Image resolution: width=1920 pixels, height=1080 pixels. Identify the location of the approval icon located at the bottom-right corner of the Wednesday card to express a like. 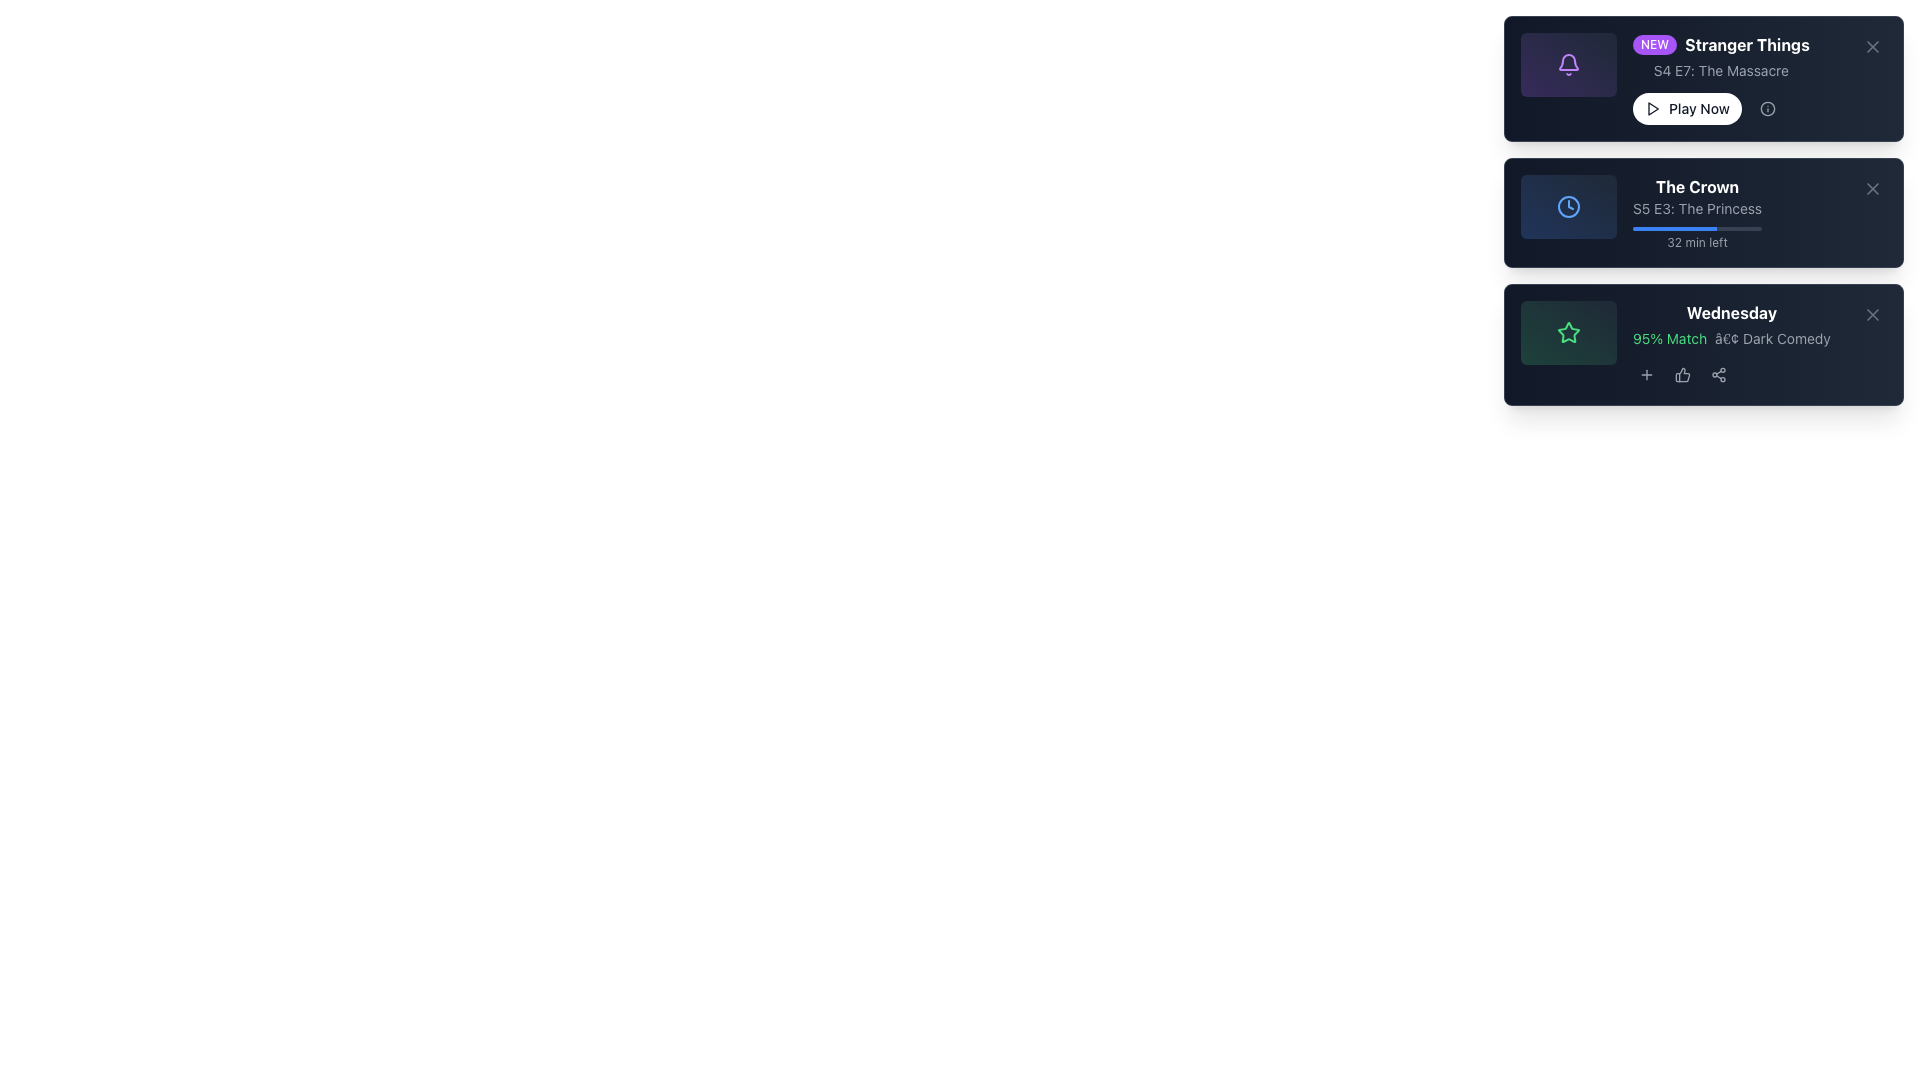
(1682, 374).